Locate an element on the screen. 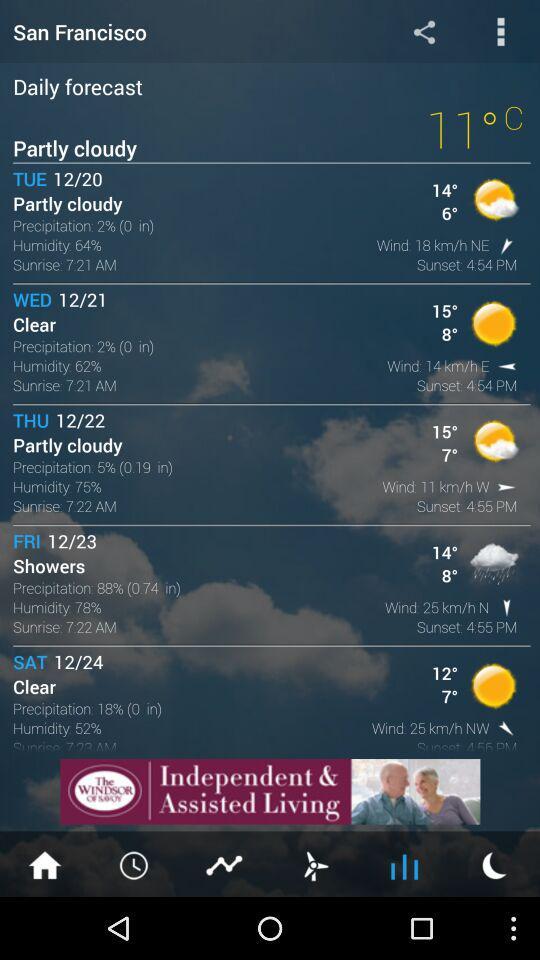  check previous history is located at coordinates (135, 863).